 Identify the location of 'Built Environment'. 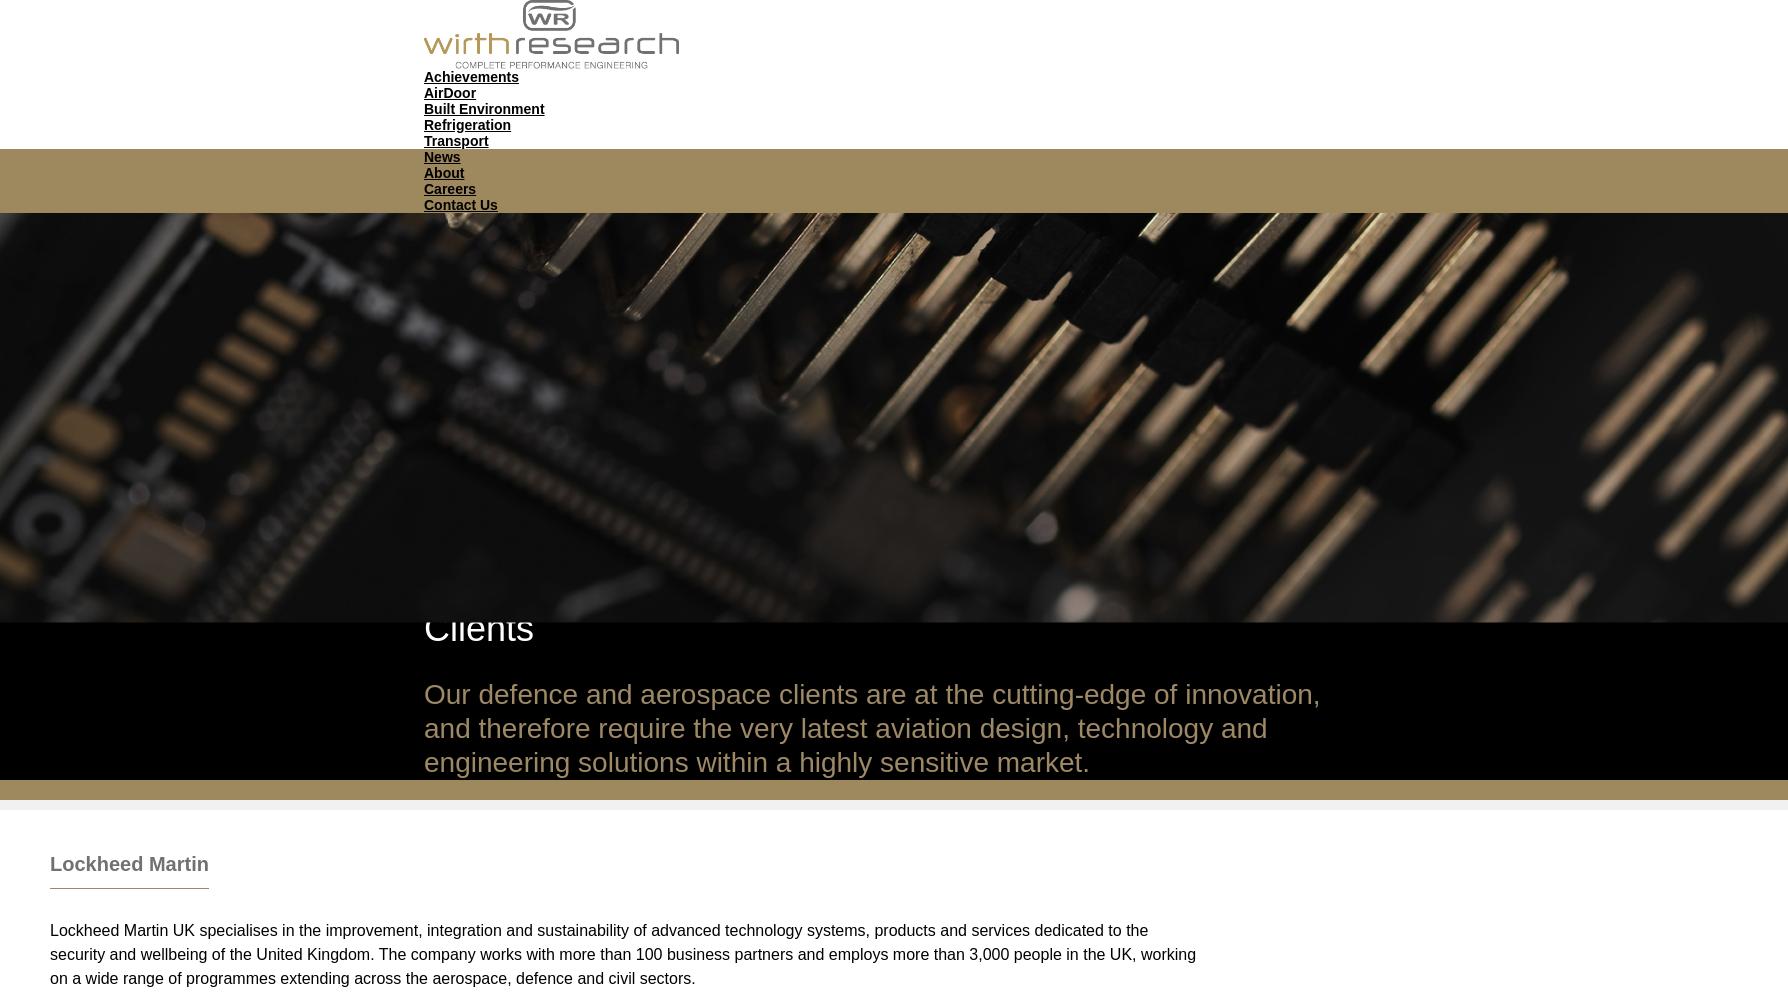
(484, 107).